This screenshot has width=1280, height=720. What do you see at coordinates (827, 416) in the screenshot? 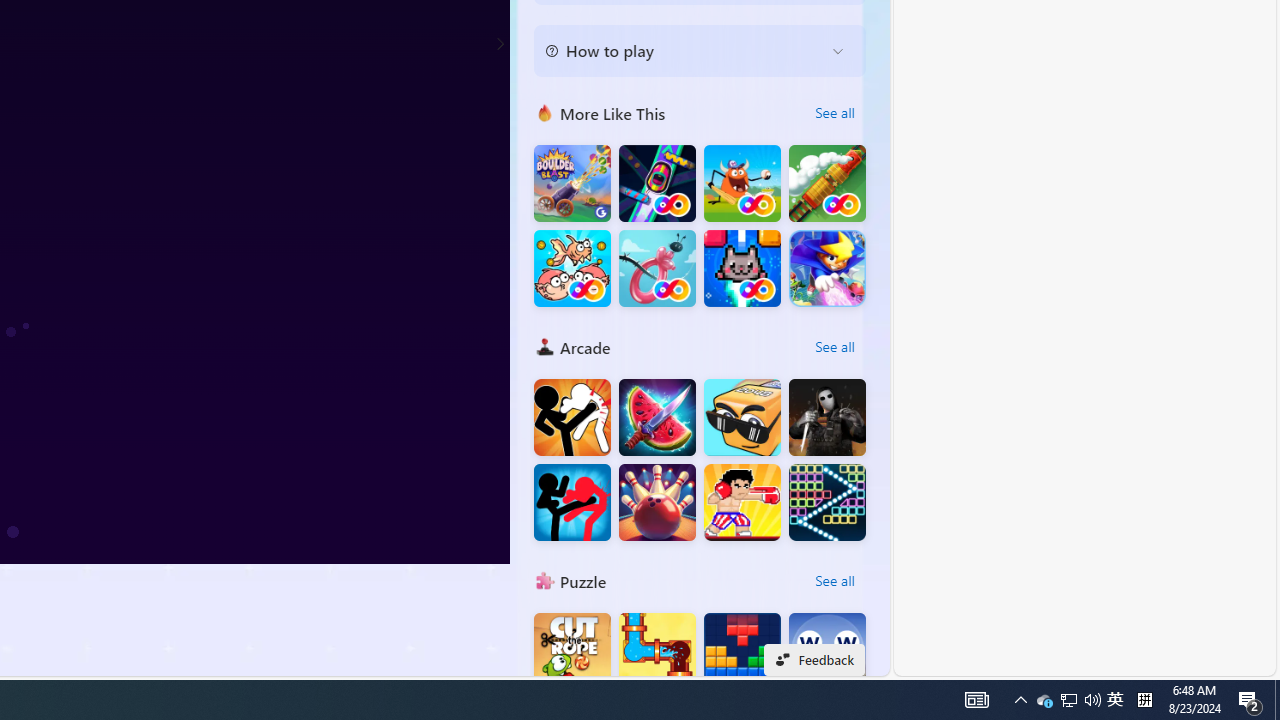
I see `'Hunter Hitman'` at bounding box center [827, 416].